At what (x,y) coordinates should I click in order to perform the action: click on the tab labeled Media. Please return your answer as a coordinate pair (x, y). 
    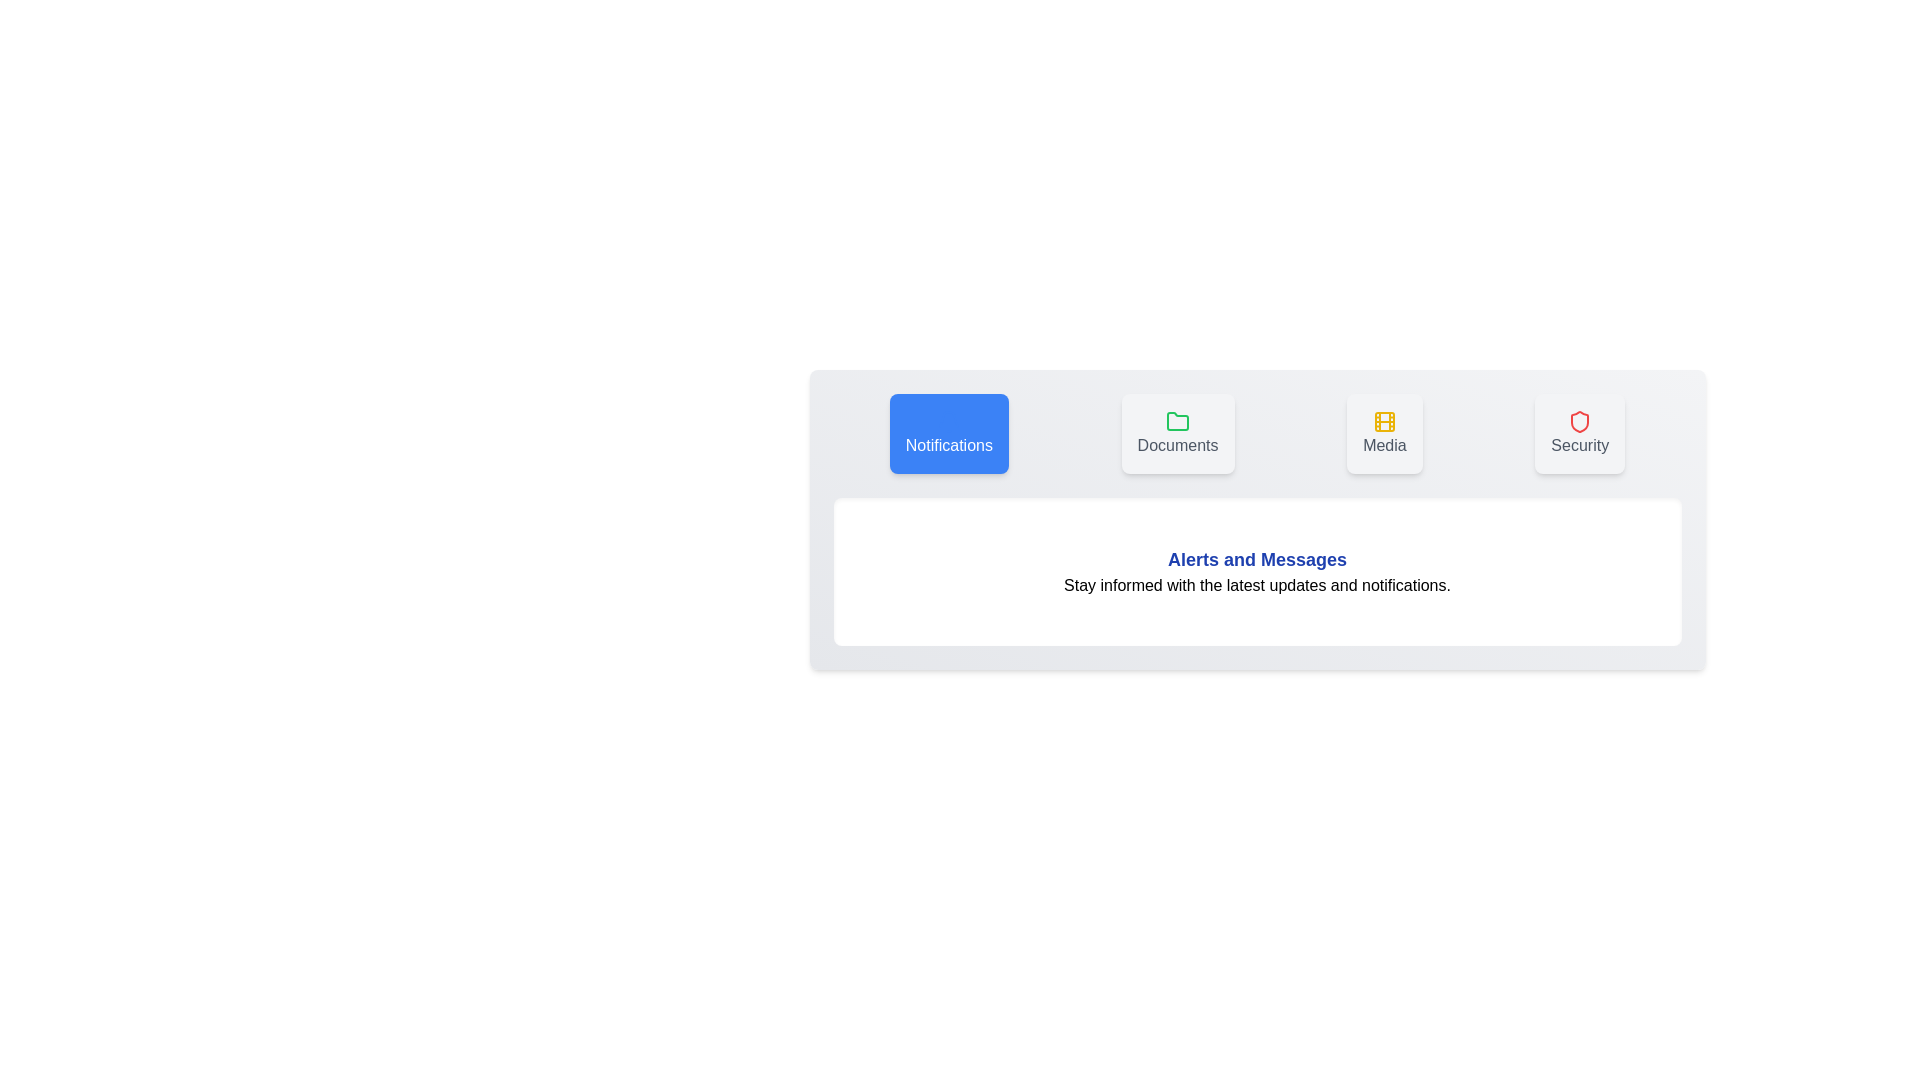
    Looking at the image, I should click on (1383, 433).